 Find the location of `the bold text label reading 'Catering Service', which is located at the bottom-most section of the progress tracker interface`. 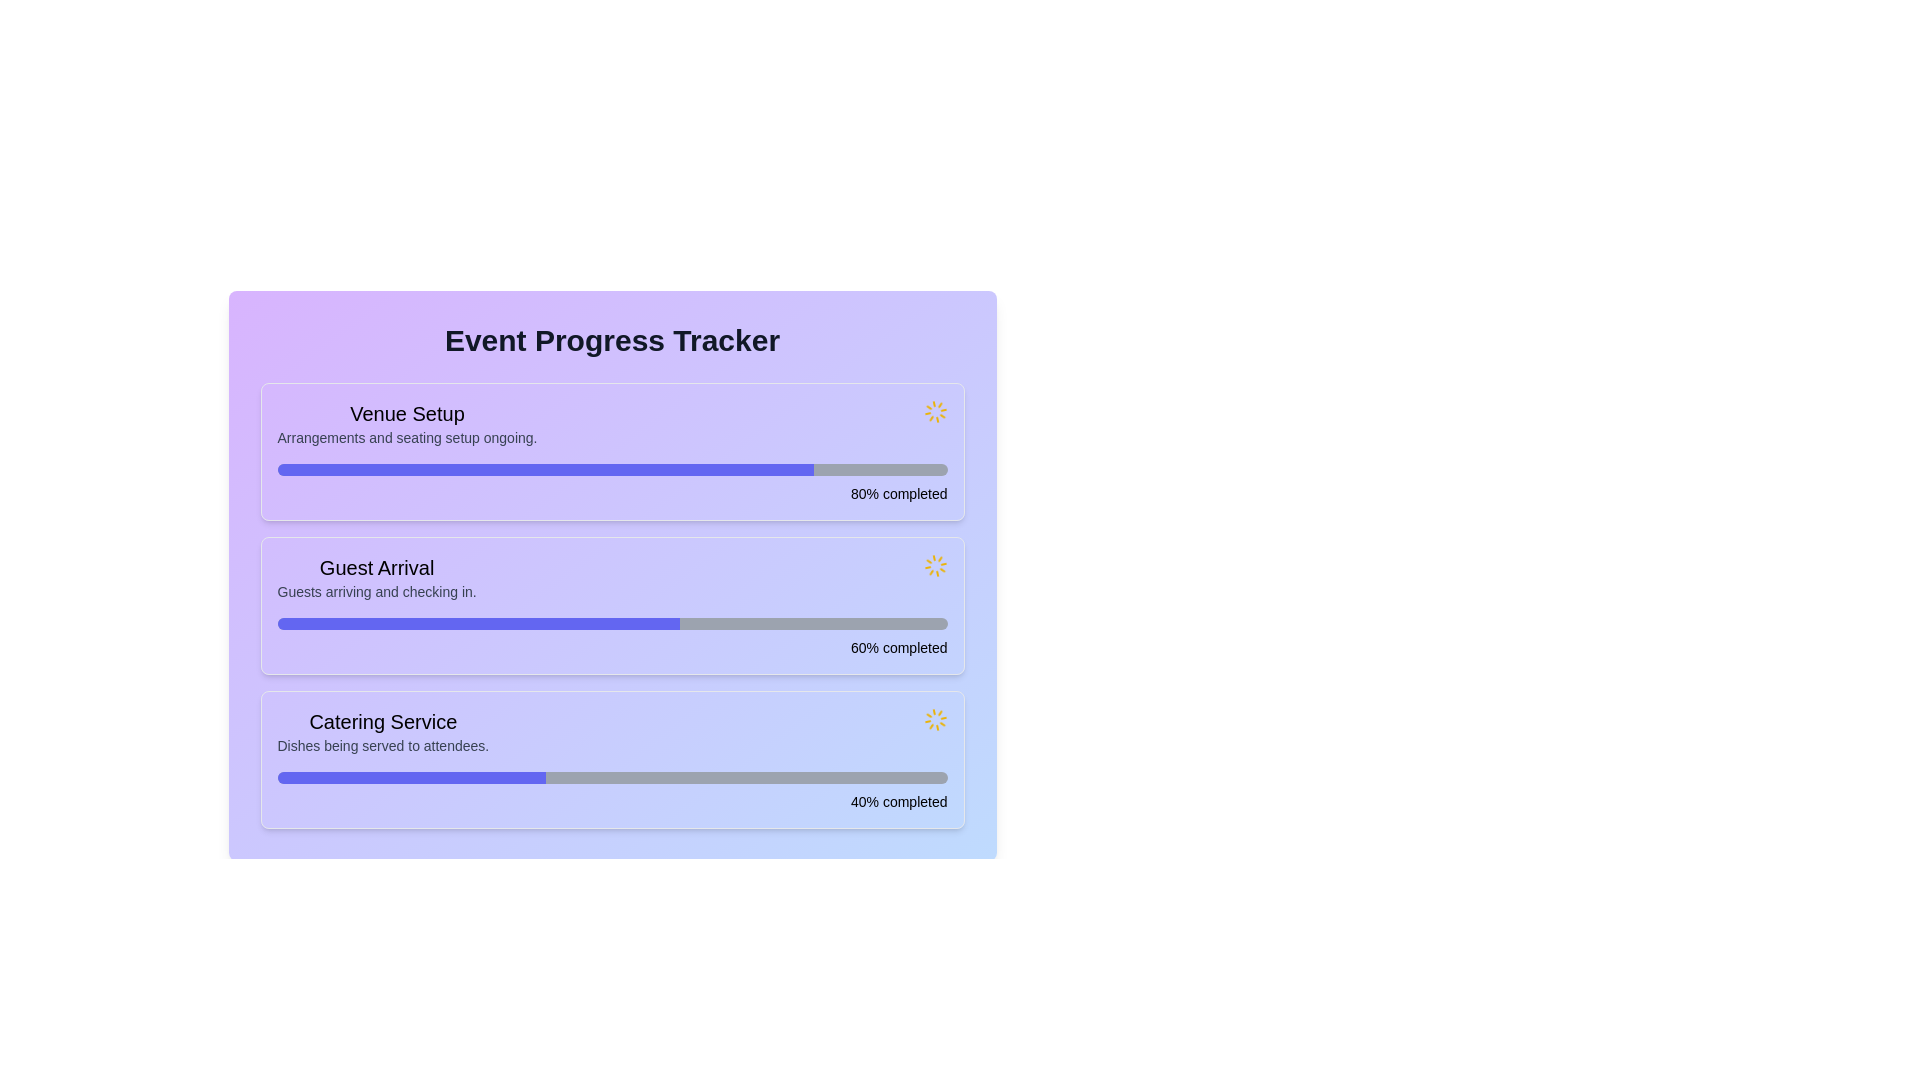

the bold text label reading 'Catering Service', which is located at the bottom-most section of the progress tracker interface is located at coordinates (383, 721).